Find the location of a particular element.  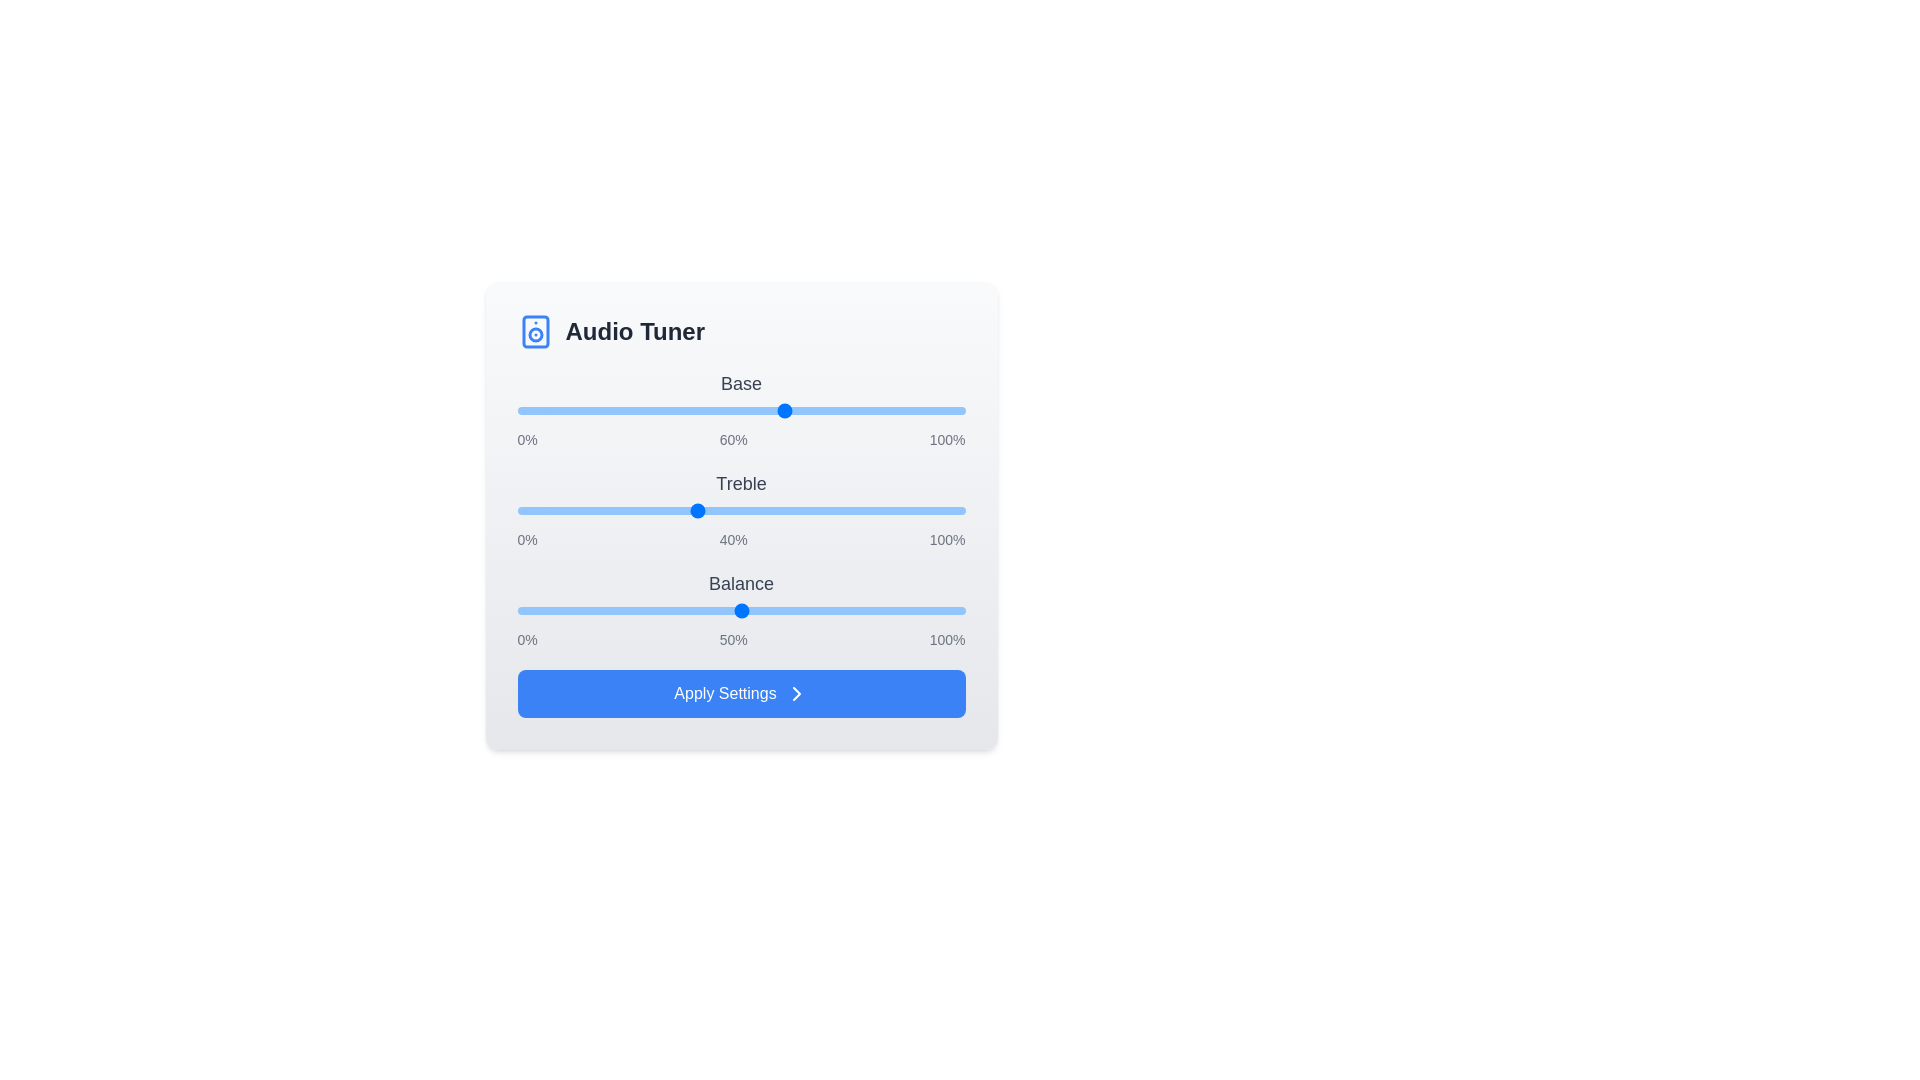

the slider to view interactivity is located at coordinates (740, 410).